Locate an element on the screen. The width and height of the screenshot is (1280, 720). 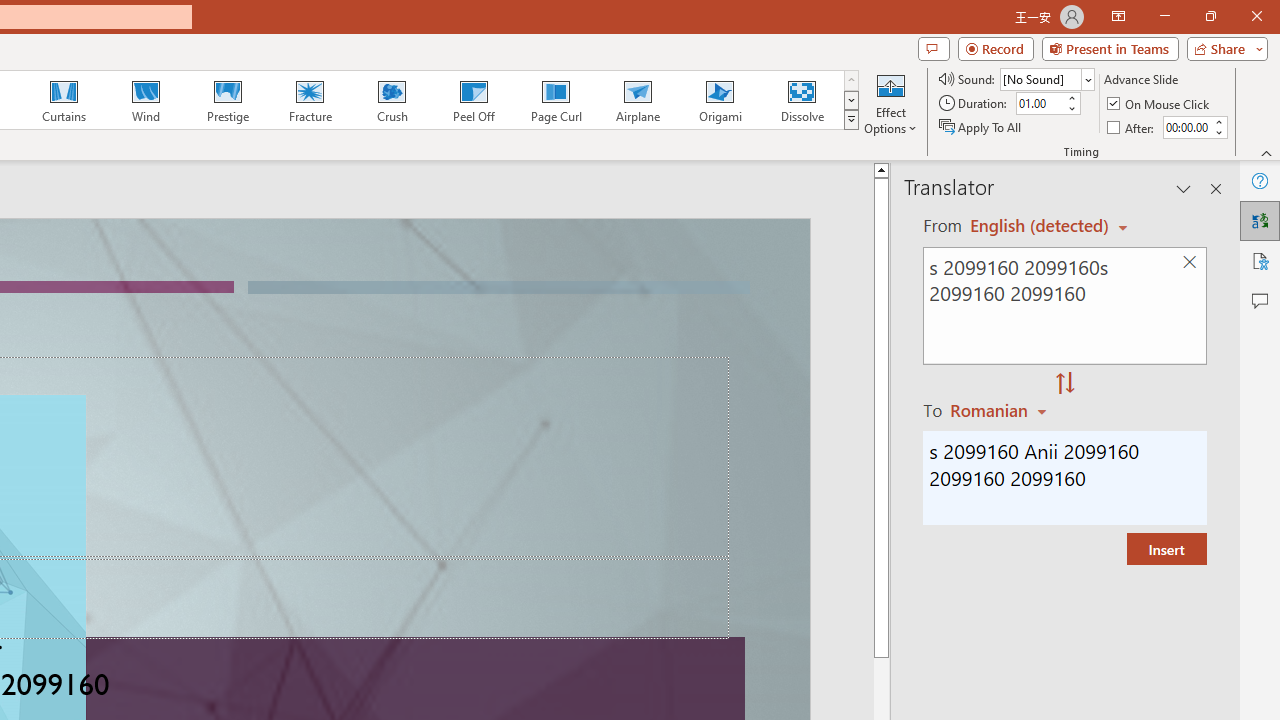
'Fracture' is located at coordinates (308, 100).